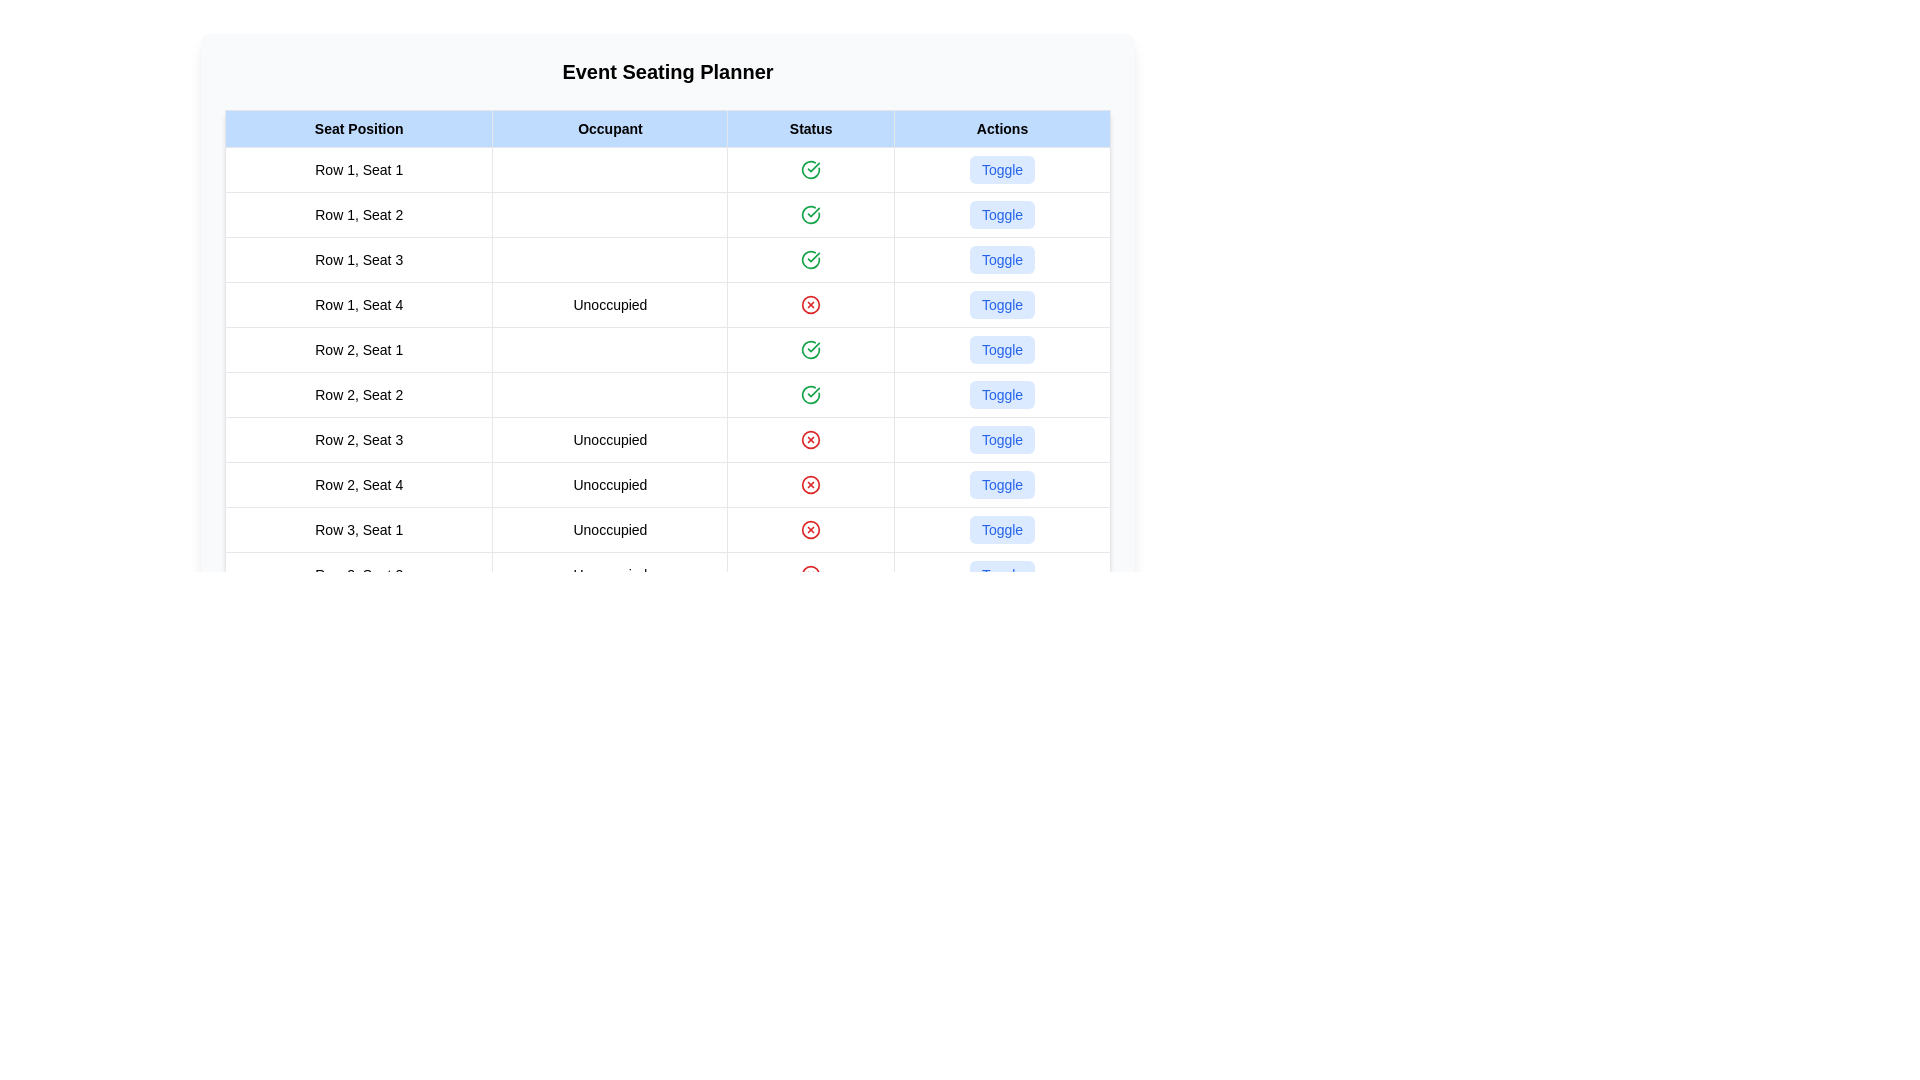  What do you see at coordinates (1002, 215) in the screenshot?
I see `the 'Toggle' button in the 'Actions' column of the fourth row in the 'Event Seating Planner' table` at bounding box center [1002, 215].